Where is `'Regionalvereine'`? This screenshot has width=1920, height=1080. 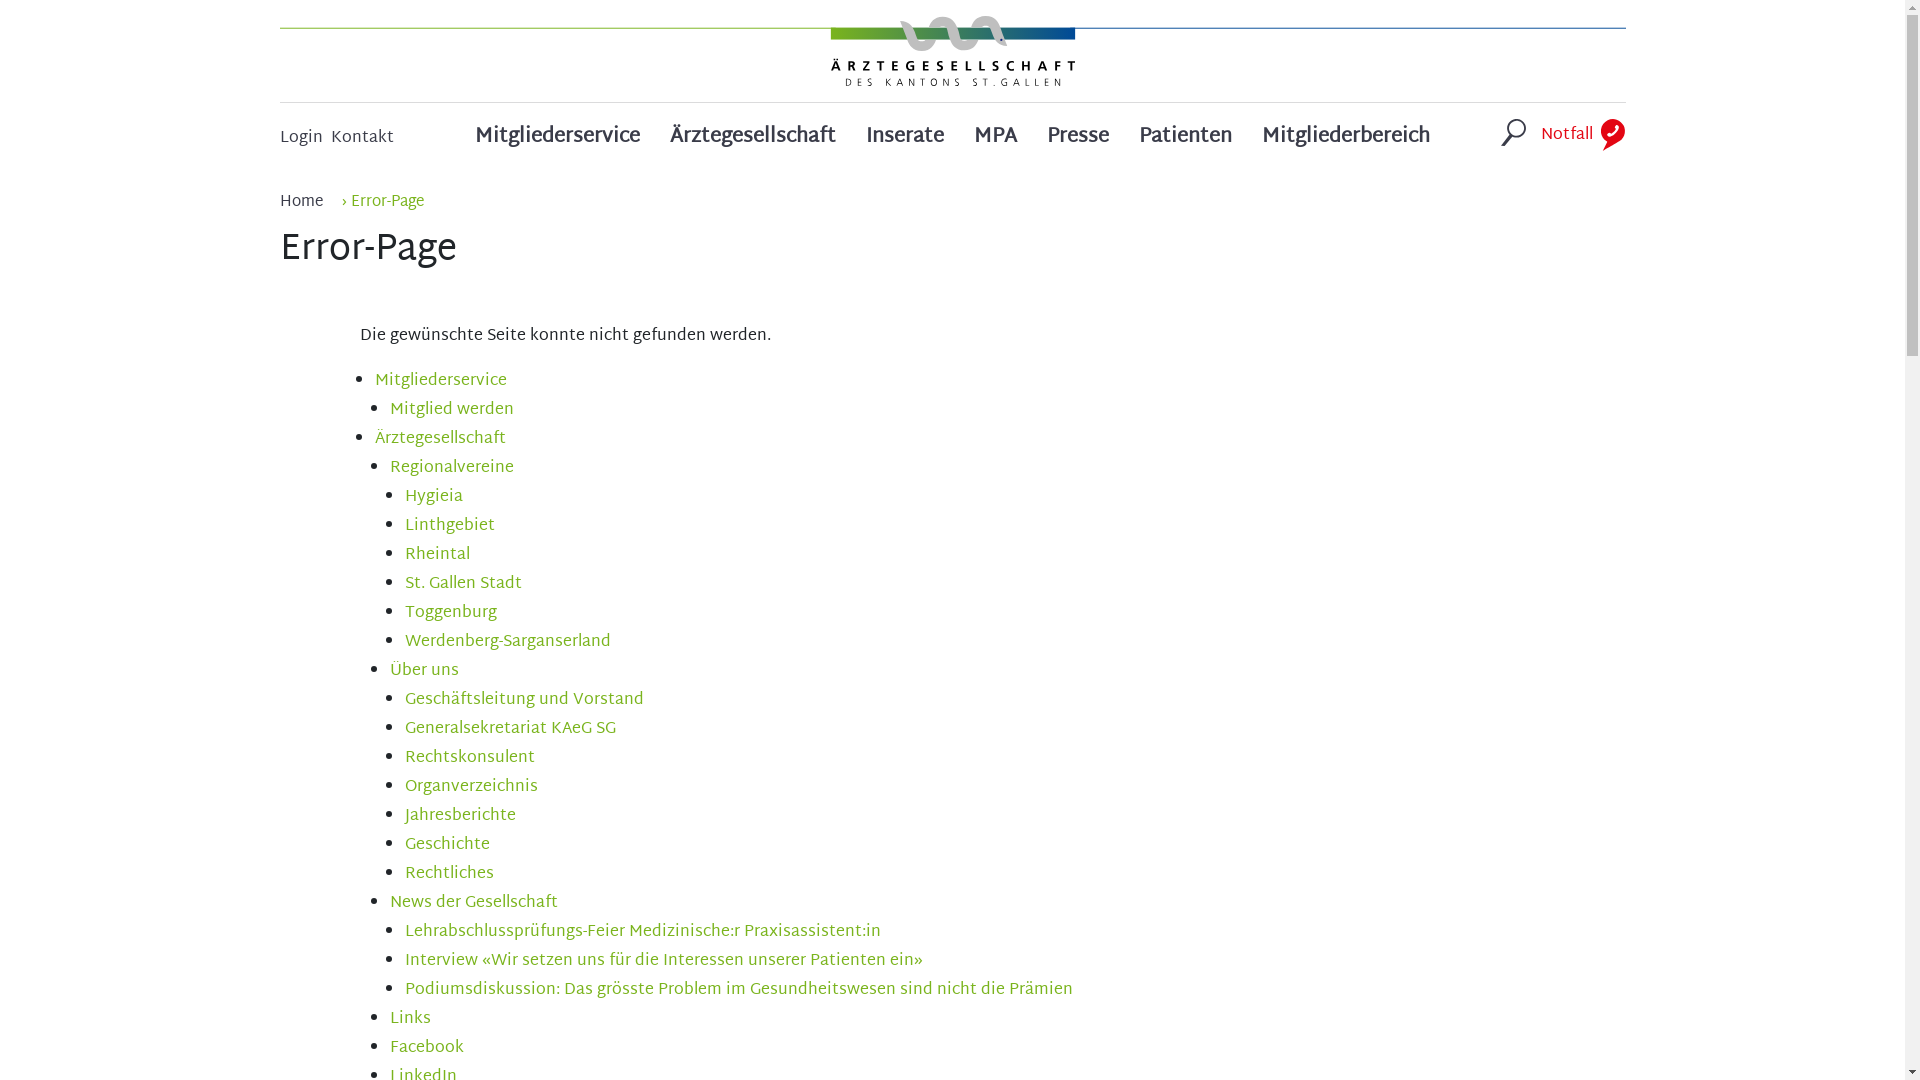 'Regionalvereine' is located at coordinates (450, 468).